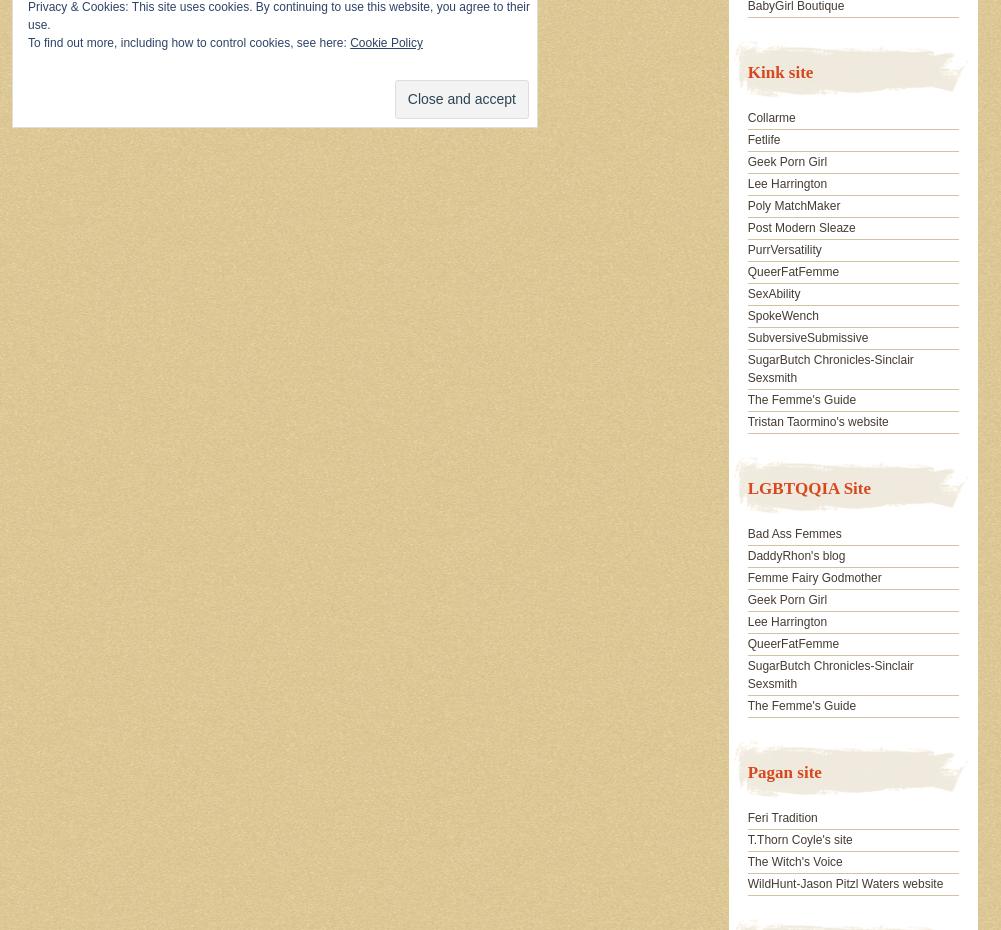  I want to click on 'T.Thorn Coyle's site', so click(798, 838).